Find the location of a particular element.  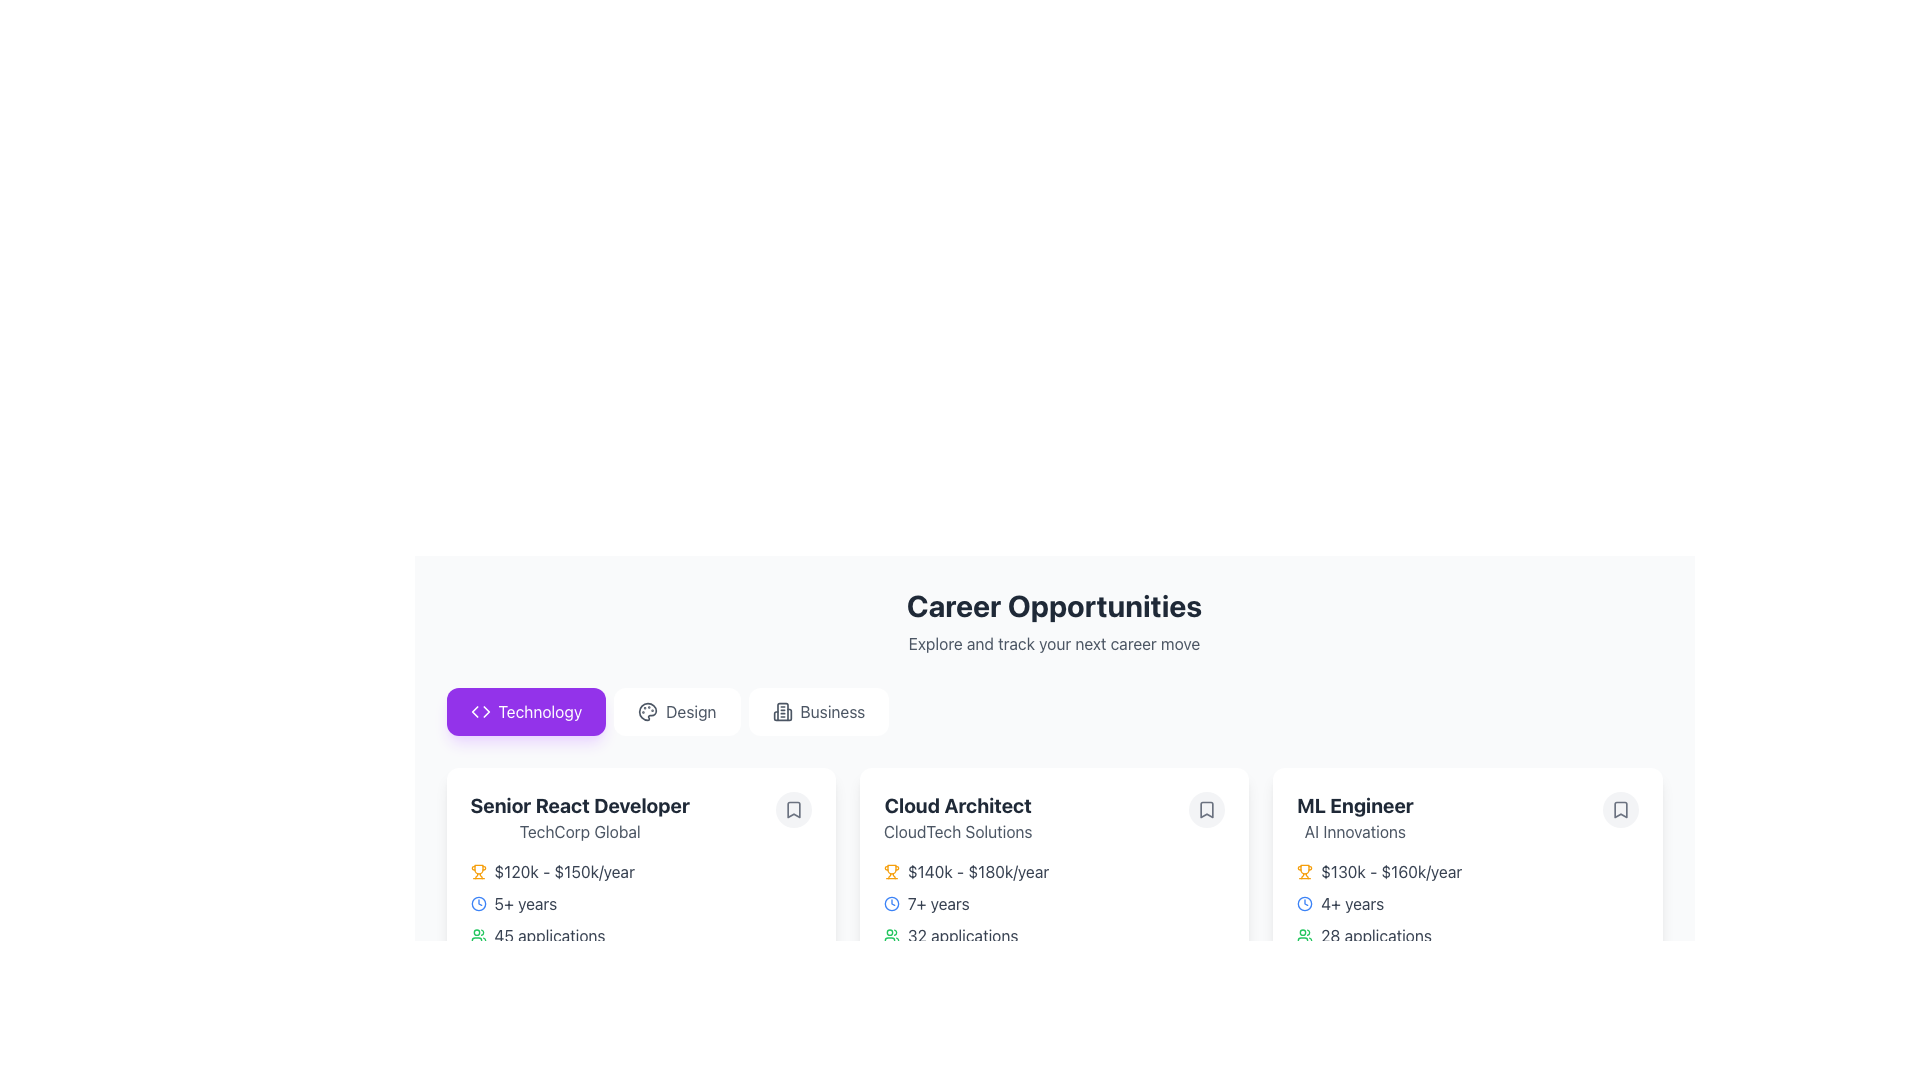

the blue clock SVG icon that indicates experience requirements for the job listing 'ML Engineer', located to the left of the text '4+ years' is located at coordinates (1305, 903).